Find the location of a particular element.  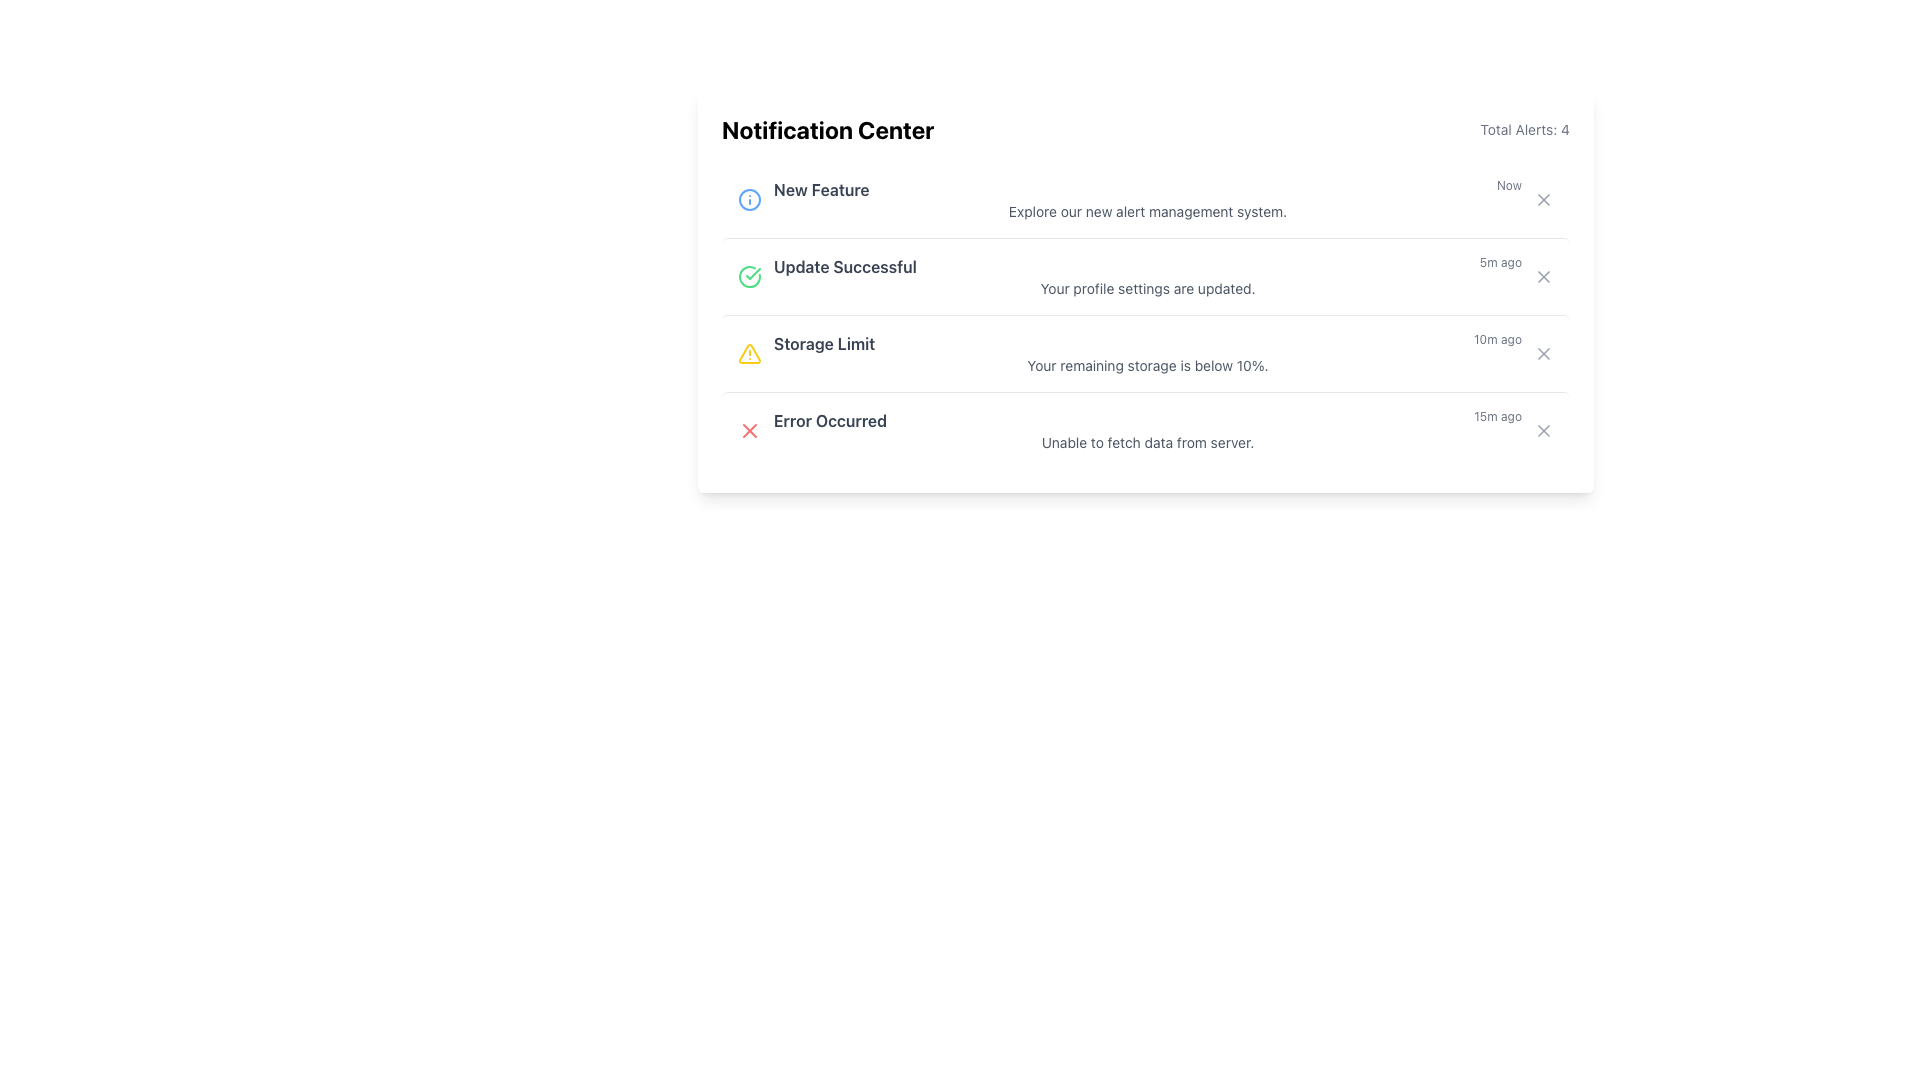

the text label displaying '15m ago' in gray color within the 'Notification Center' interface, located to the right of the 'Error Occurred' title is located at coordinates (1498, 419).